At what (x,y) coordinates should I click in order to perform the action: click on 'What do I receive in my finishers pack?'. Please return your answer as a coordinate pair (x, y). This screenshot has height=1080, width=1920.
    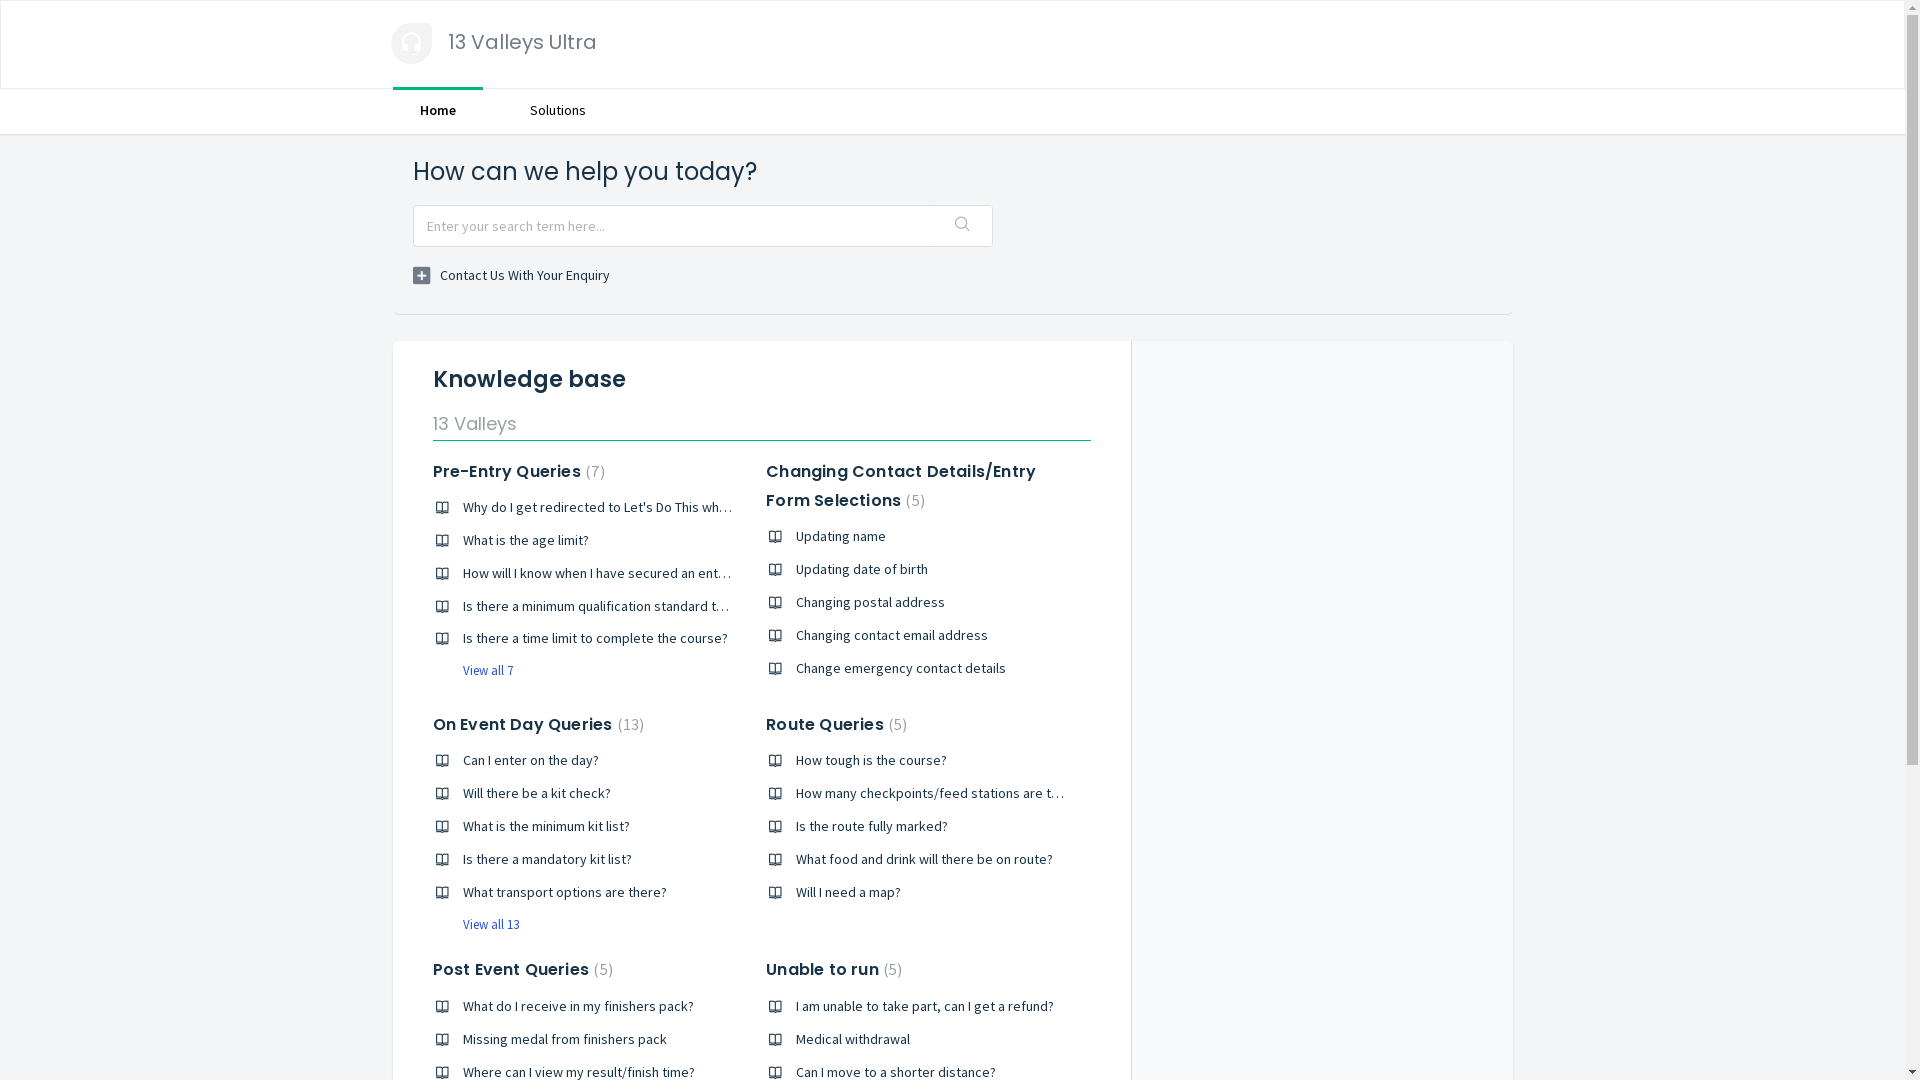
    Looking at the image, I should click on (576, 1006).